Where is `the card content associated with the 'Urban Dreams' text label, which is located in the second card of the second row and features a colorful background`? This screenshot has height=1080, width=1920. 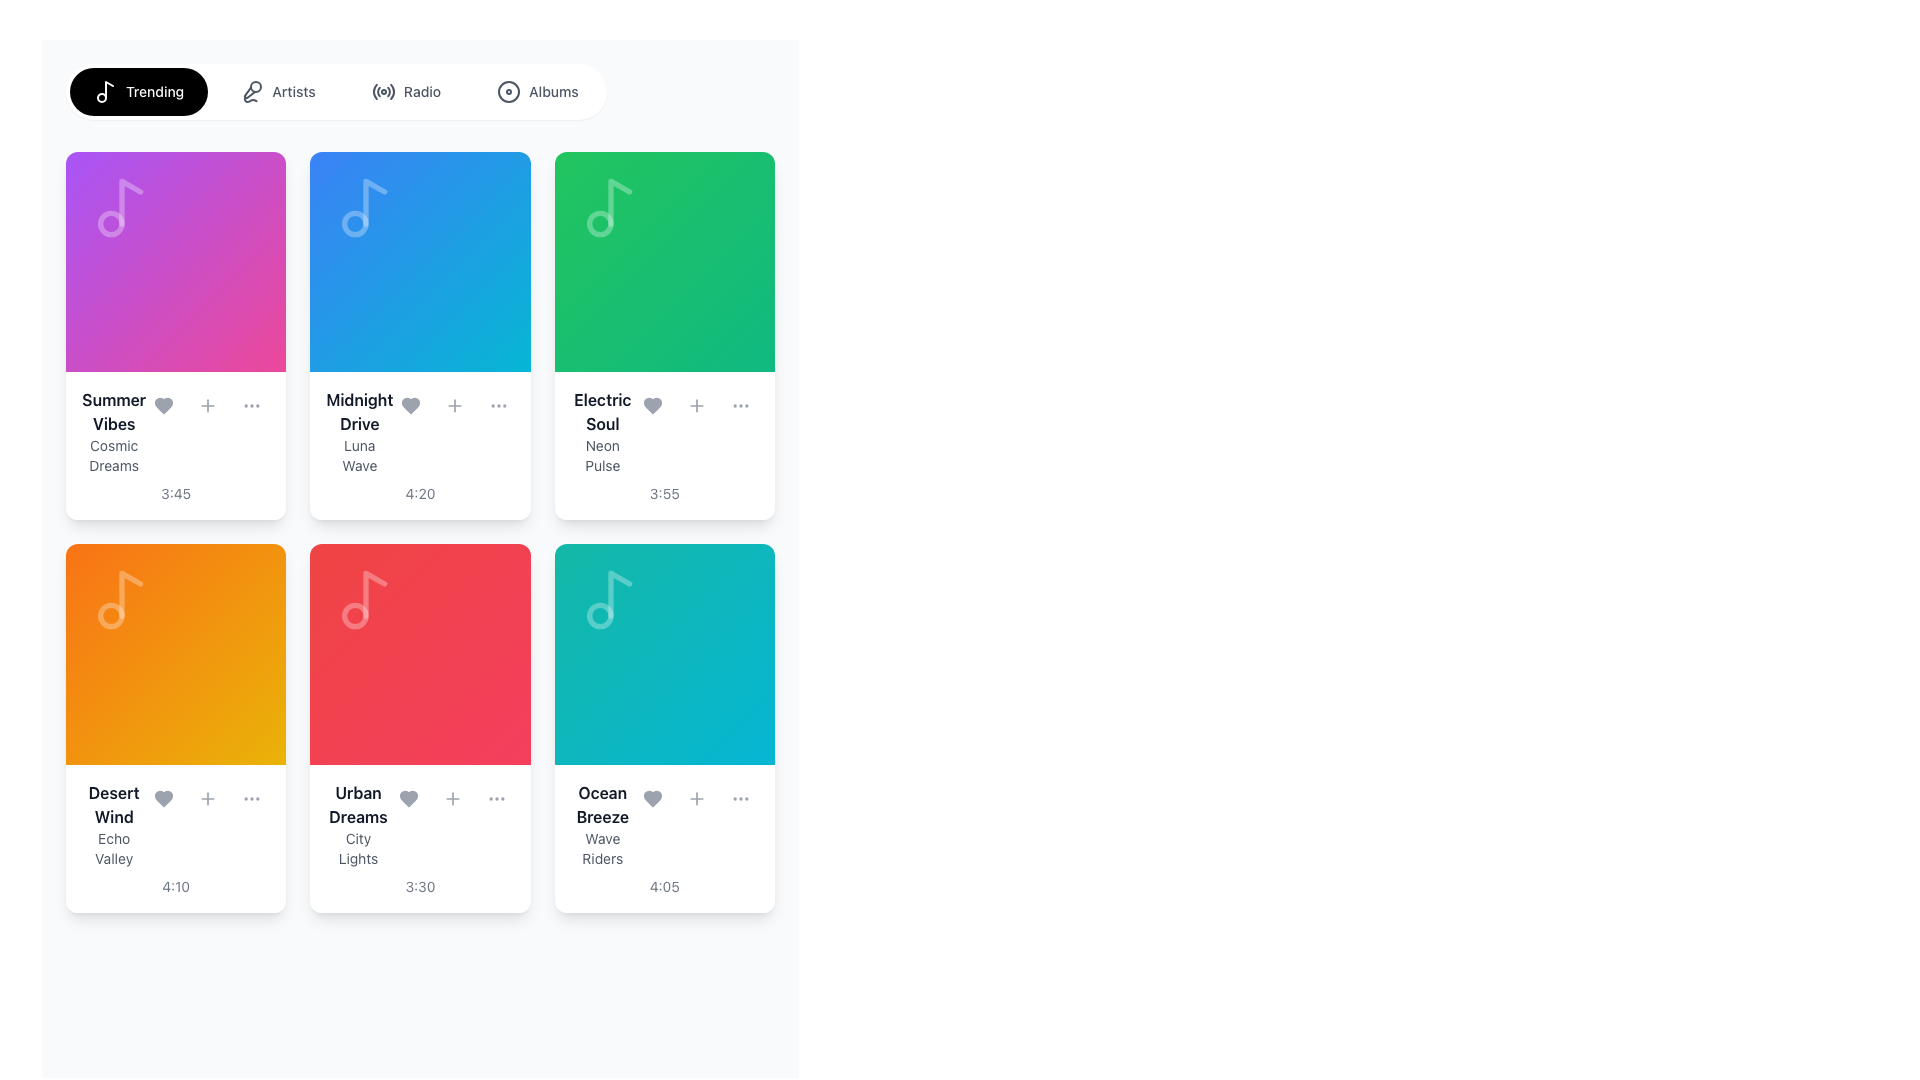 the card content associated with the 'Urban Dreams' text label, which is located in the second card of the second row and features a colorful background is located at coordinates (358, 824).